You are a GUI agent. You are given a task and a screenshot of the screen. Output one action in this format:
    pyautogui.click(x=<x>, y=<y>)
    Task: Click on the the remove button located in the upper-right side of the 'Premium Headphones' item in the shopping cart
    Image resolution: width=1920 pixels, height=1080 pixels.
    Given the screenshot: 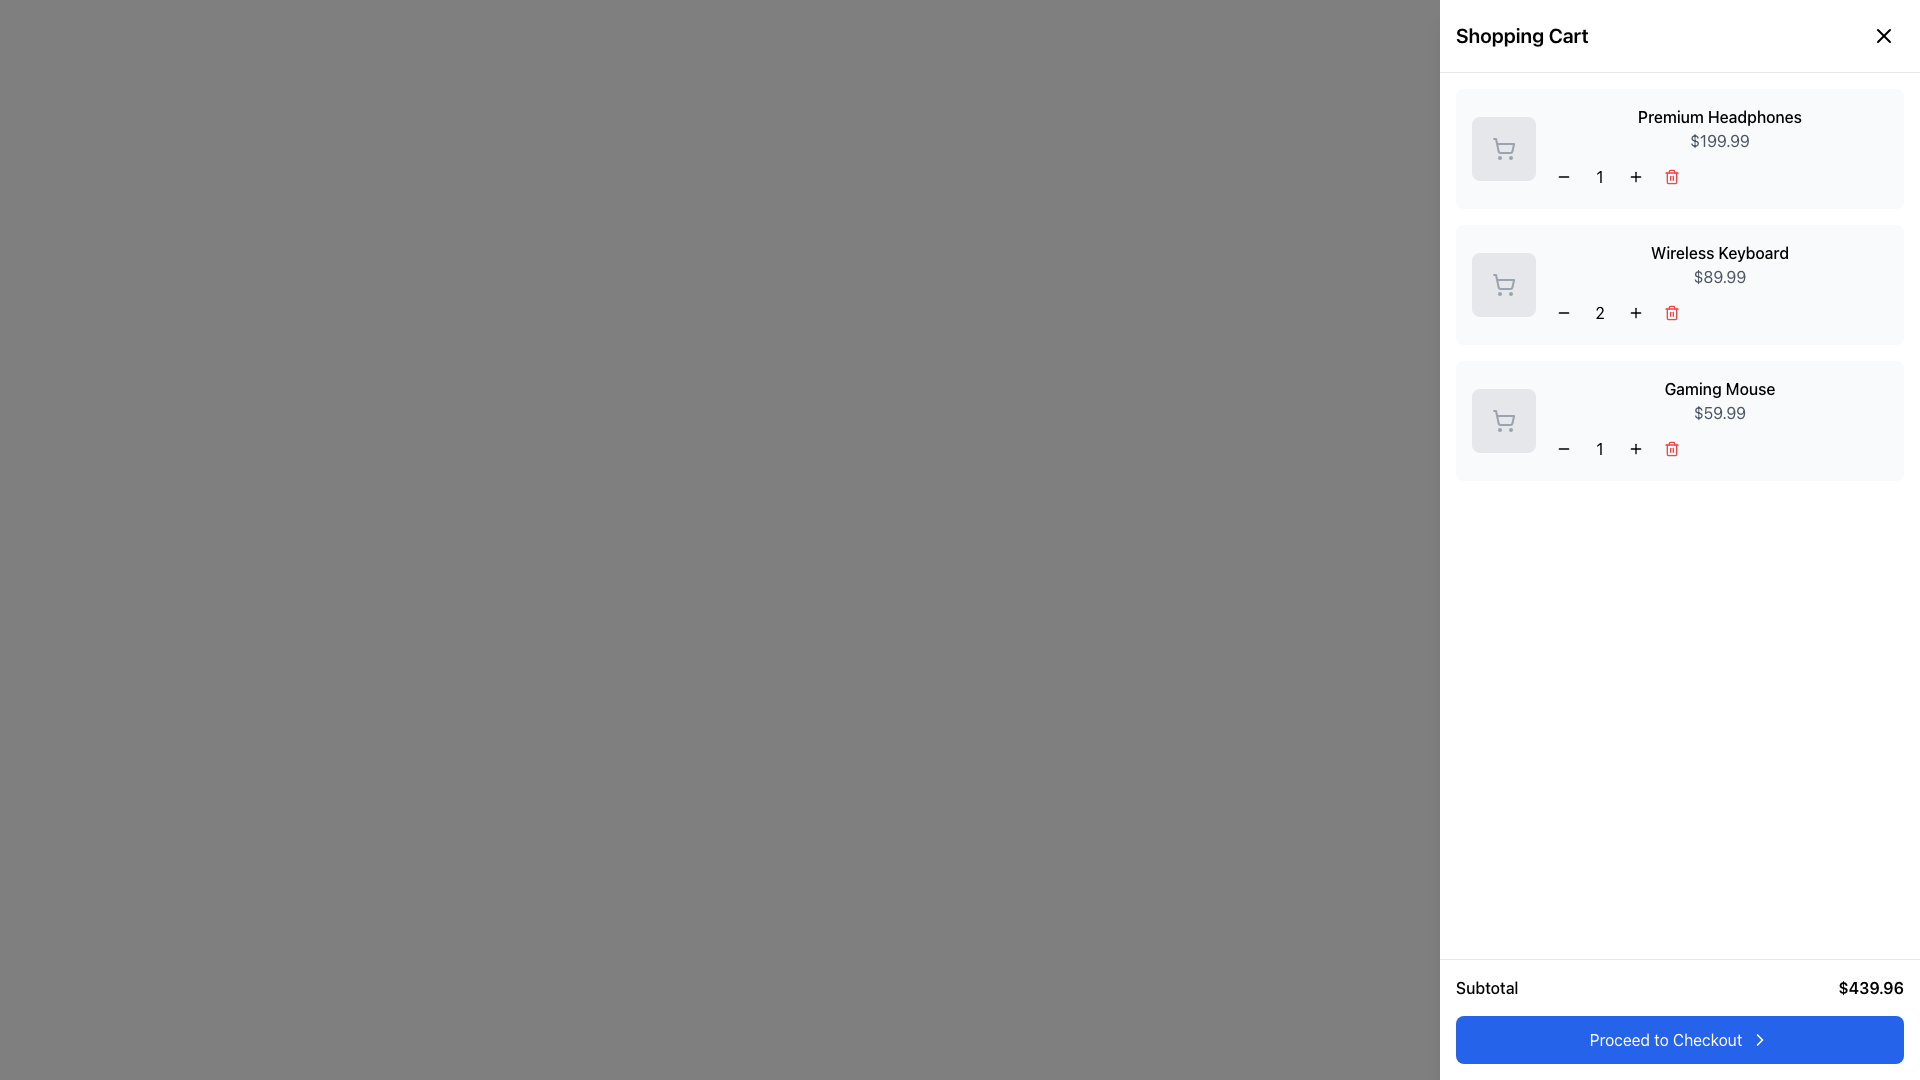 What is the action you would take?
    pyautogui.click(x=1671, y=176)
    